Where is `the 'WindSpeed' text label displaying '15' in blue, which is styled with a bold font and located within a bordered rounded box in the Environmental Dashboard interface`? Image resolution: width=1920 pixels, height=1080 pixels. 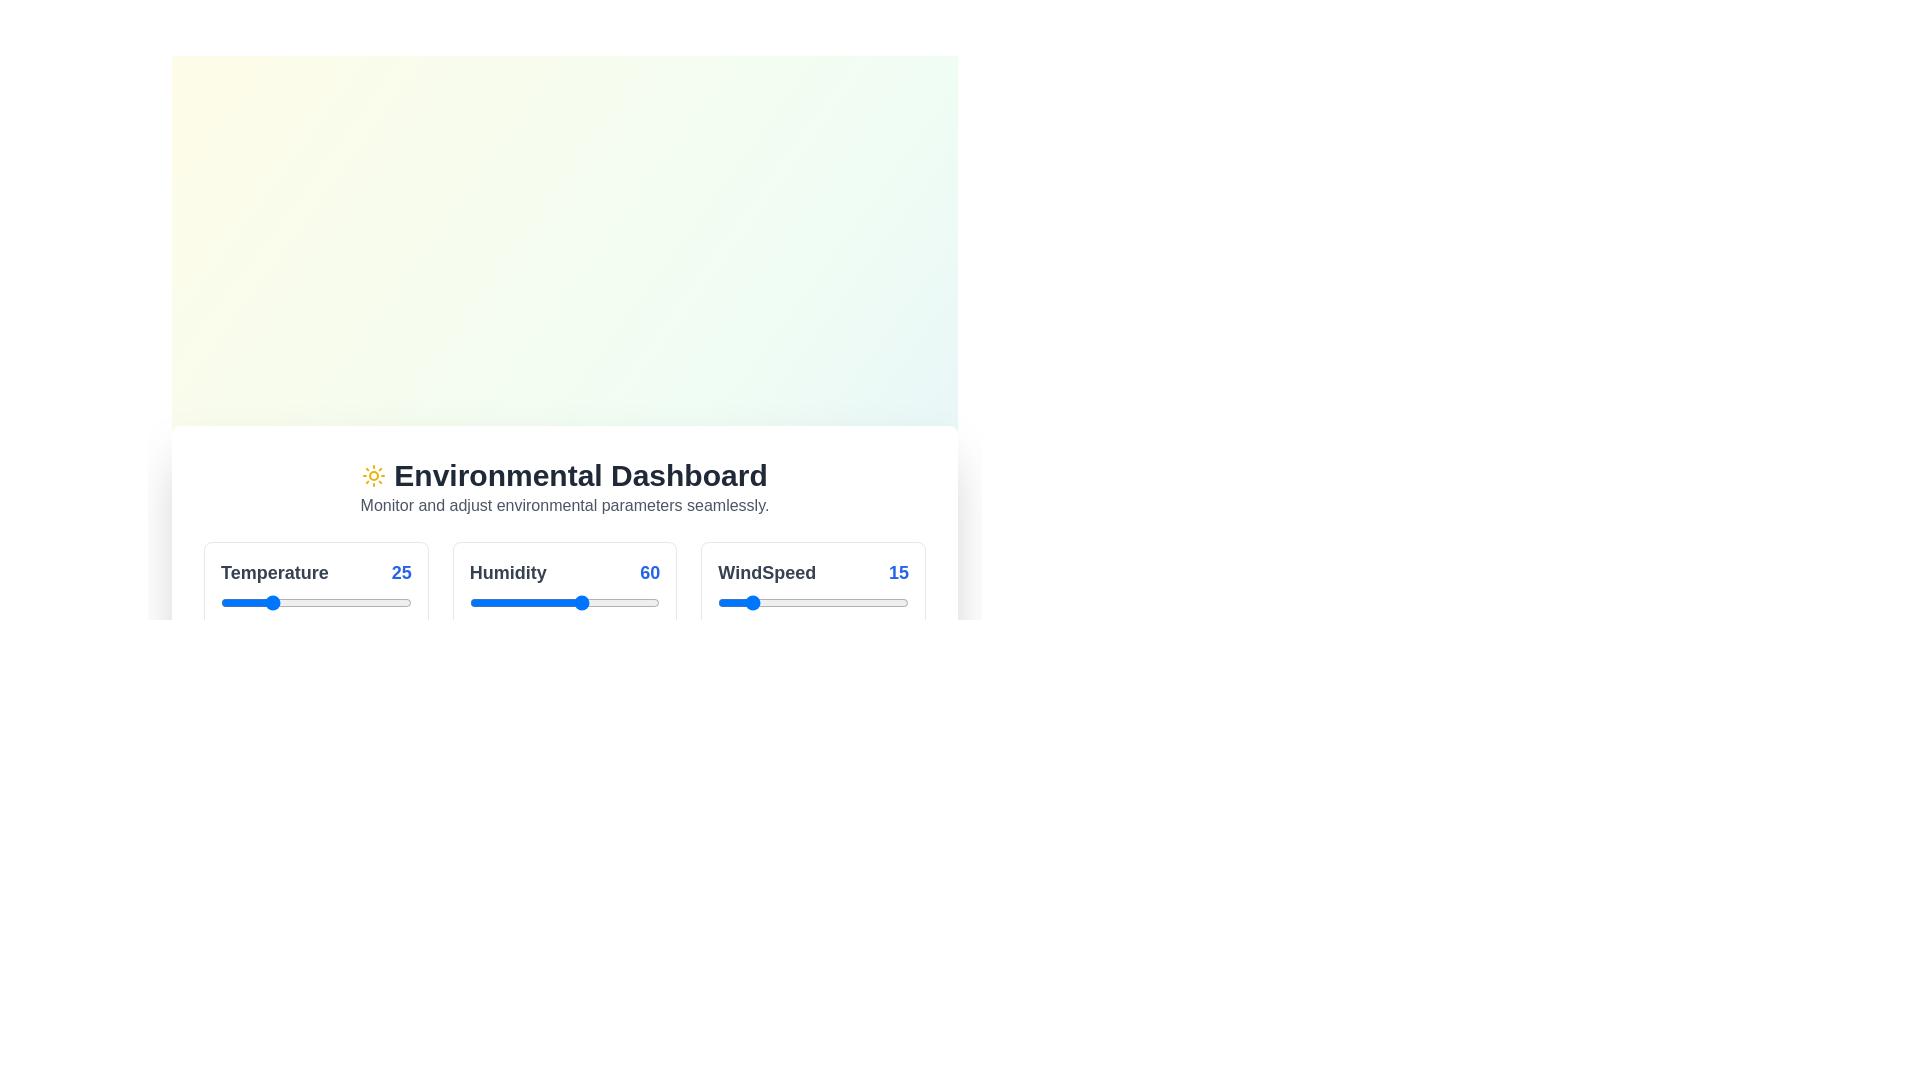 the 'WindSpeed' text label displaying '15' in blue, which is styled with a bold font and located within a bordered rounded box in the Environmental Dashboard interface is located at coordinates (813, 572).